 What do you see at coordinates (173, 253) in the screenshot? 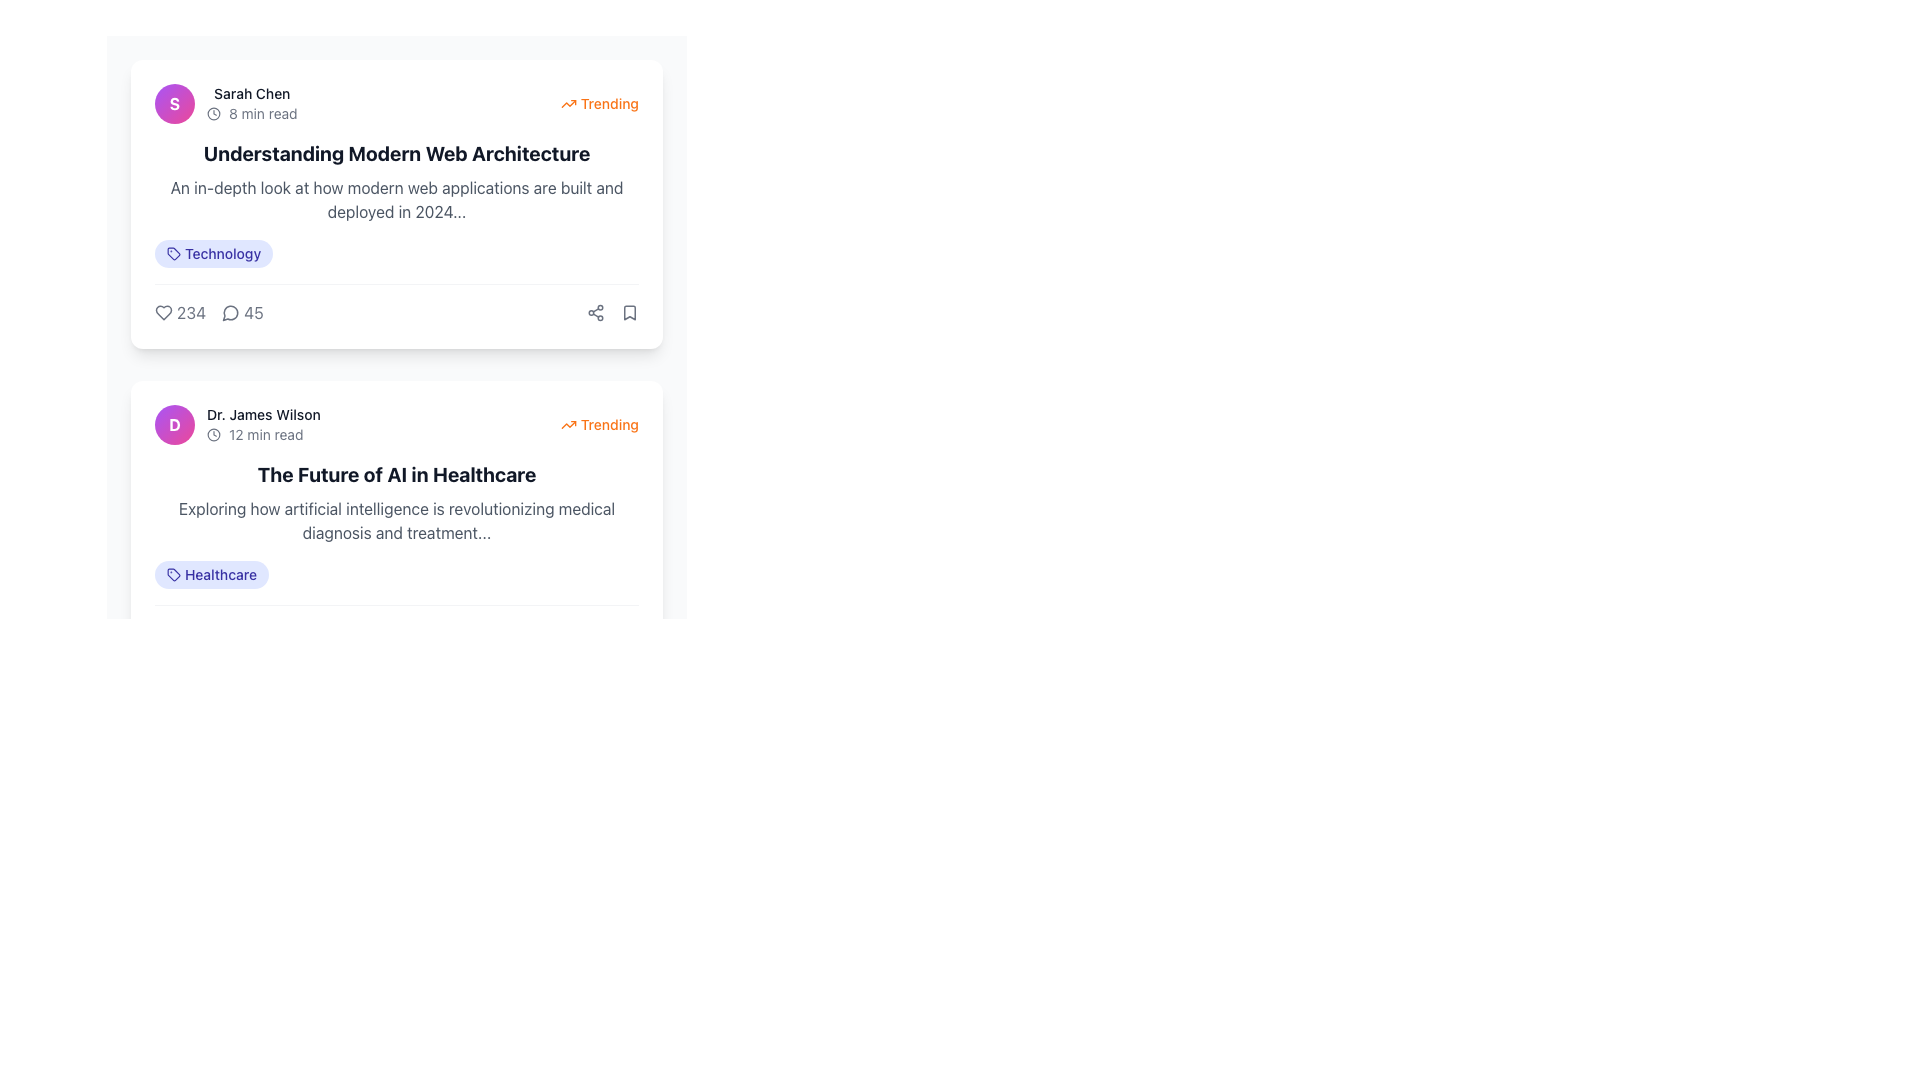
I see `the tag-like icon located to the left of the 'Technology' label in the top card of the interface` at bounding box center [173, 253].